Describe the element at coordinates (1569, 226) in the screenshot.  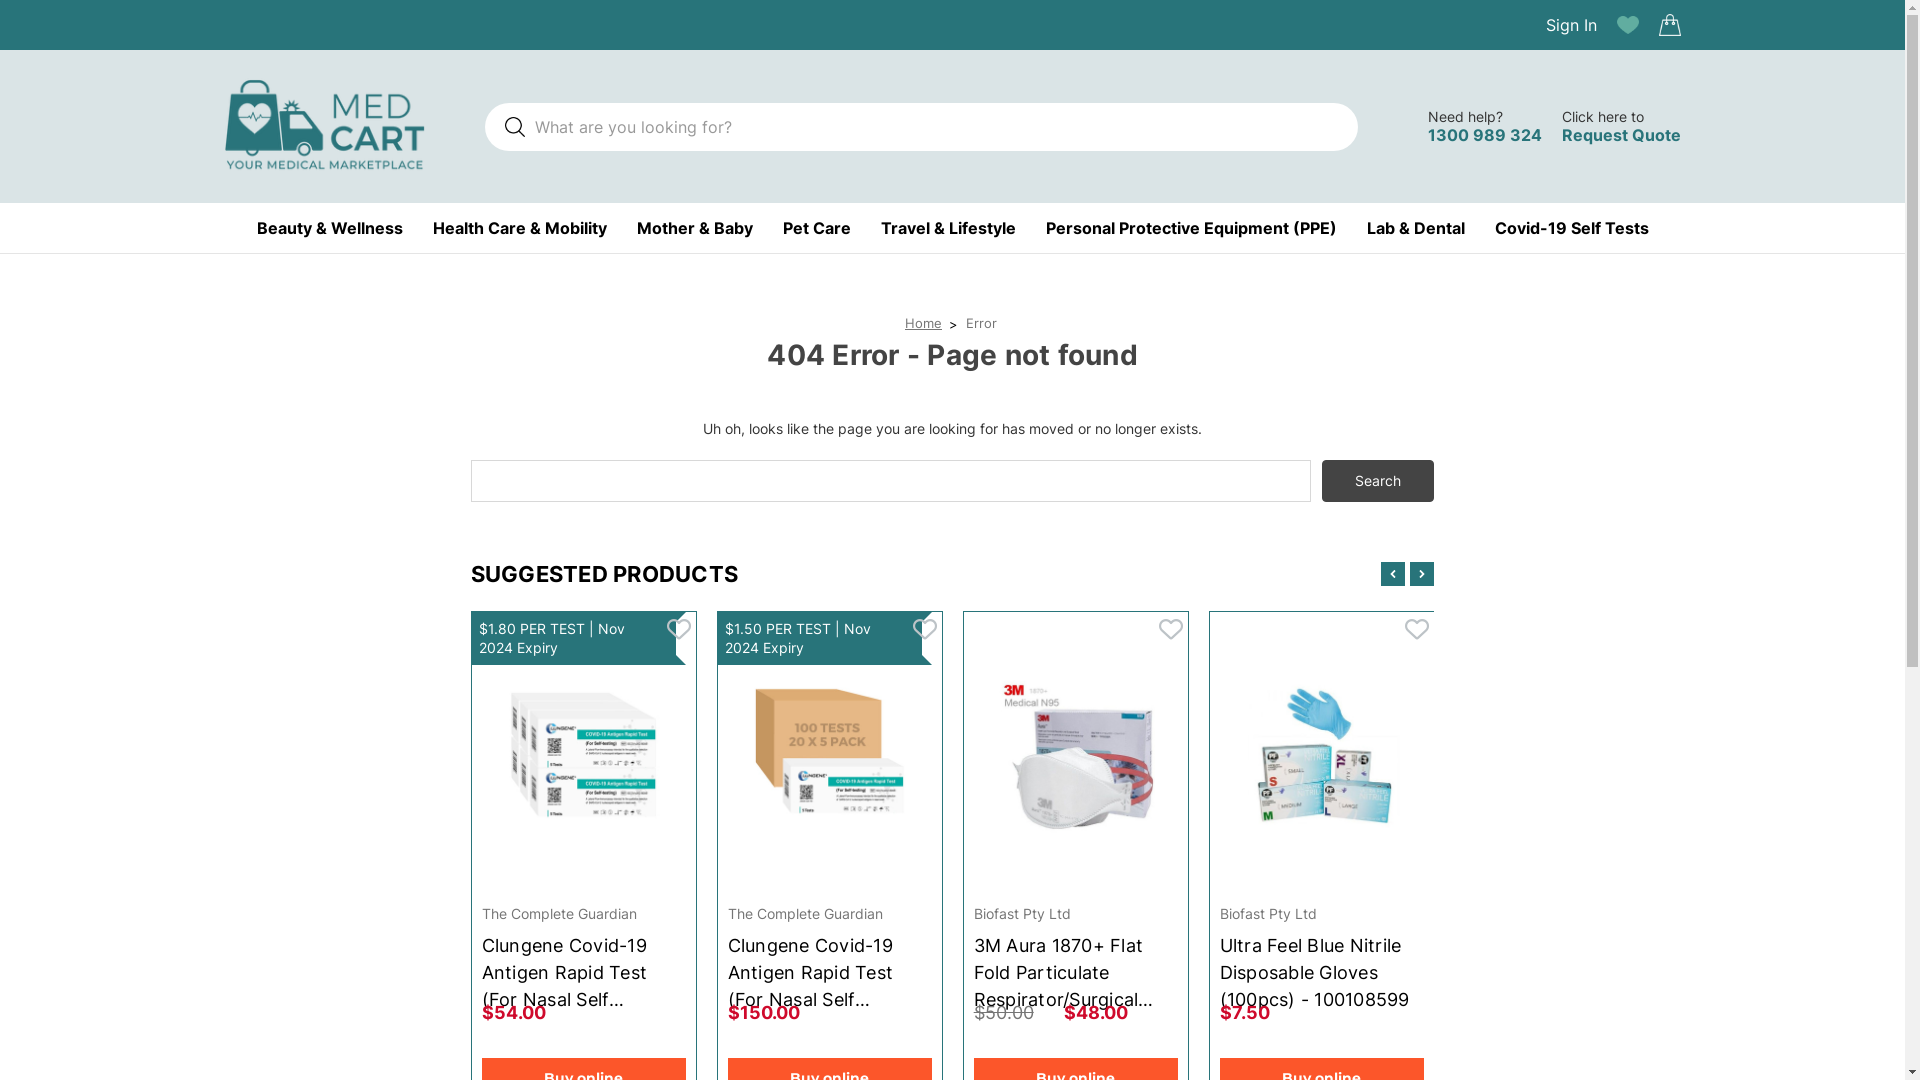
I see `'Covid-19 Self Tests'` at that location.